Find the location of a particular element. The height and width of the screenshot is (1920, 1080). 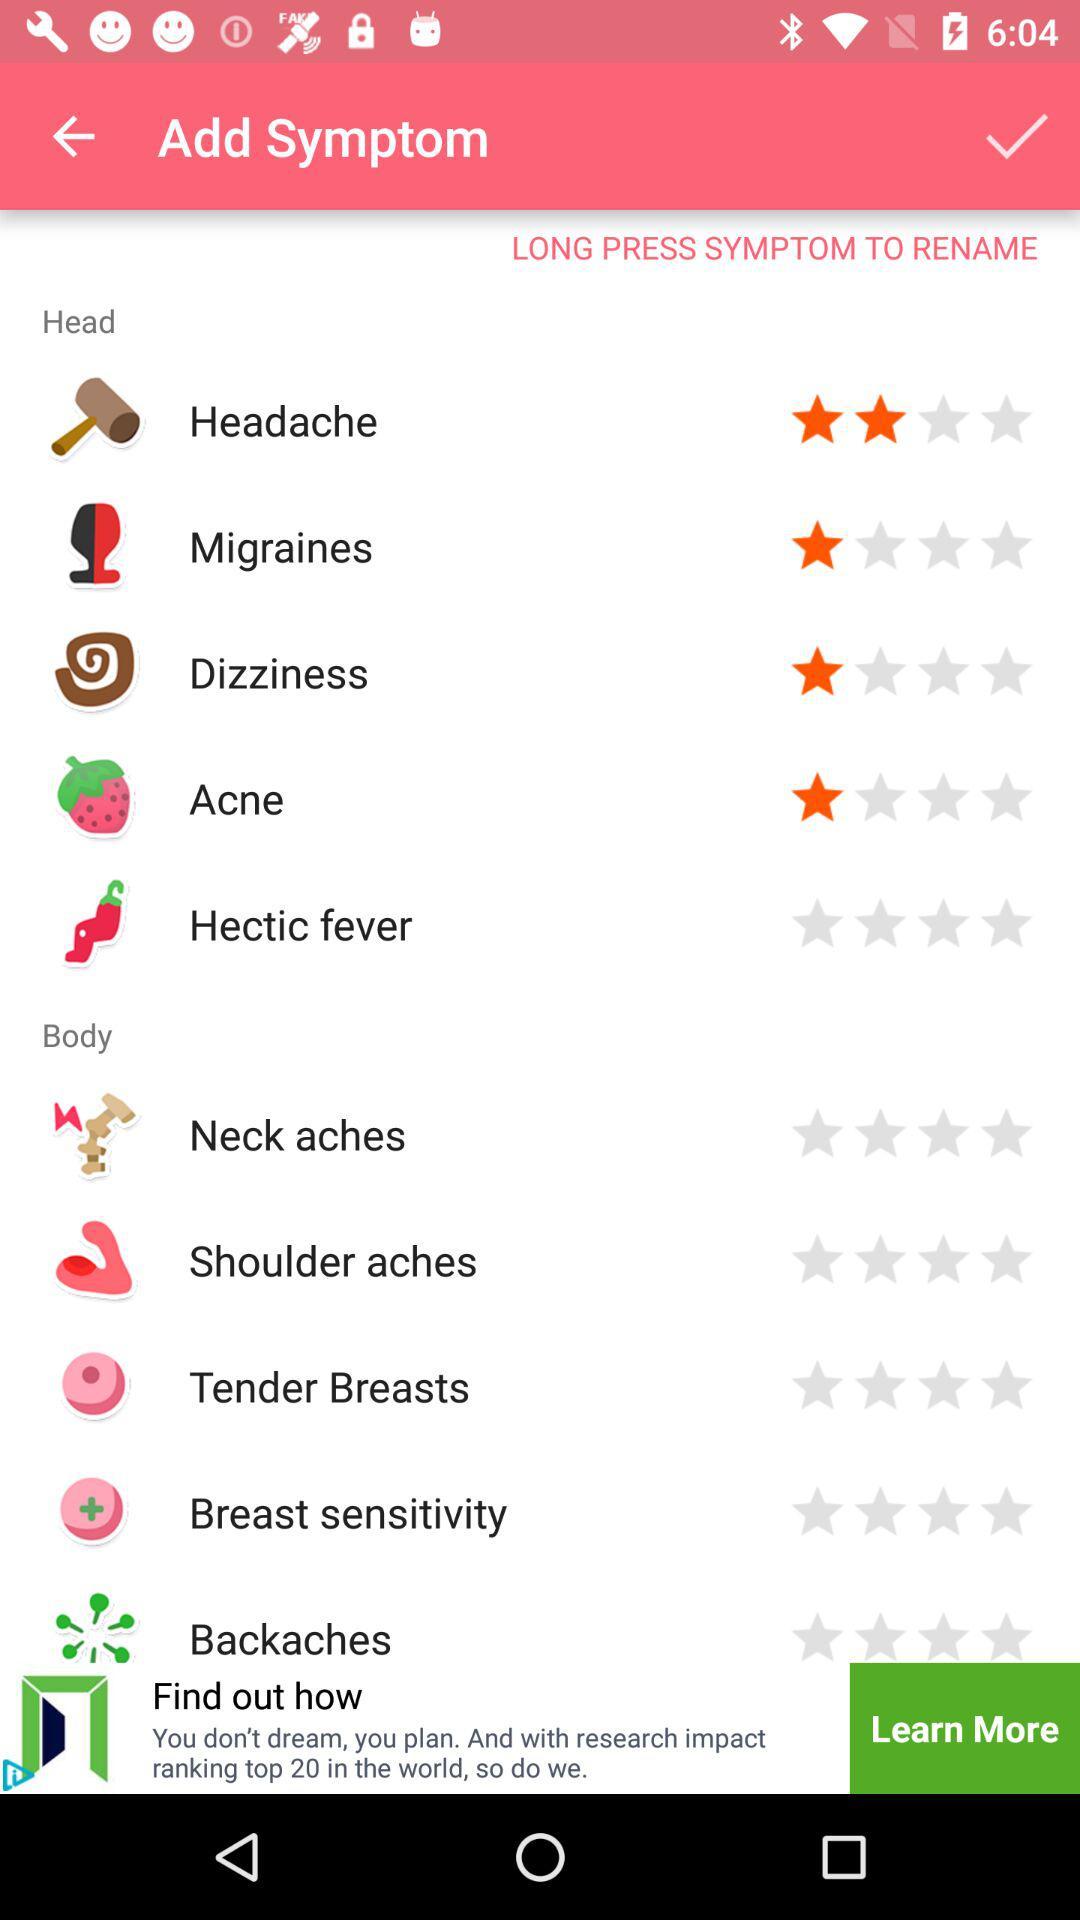

rate 2 is located at coordinates (879, 672).